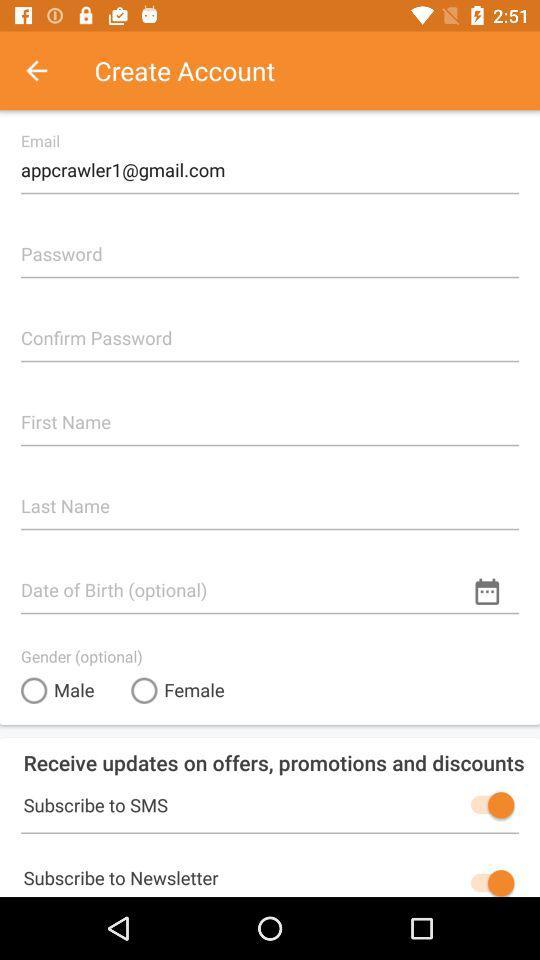 The image size is (540, 960). Describe the element at coordinates (270, 244) in the screenshot. I see `password` at that location.